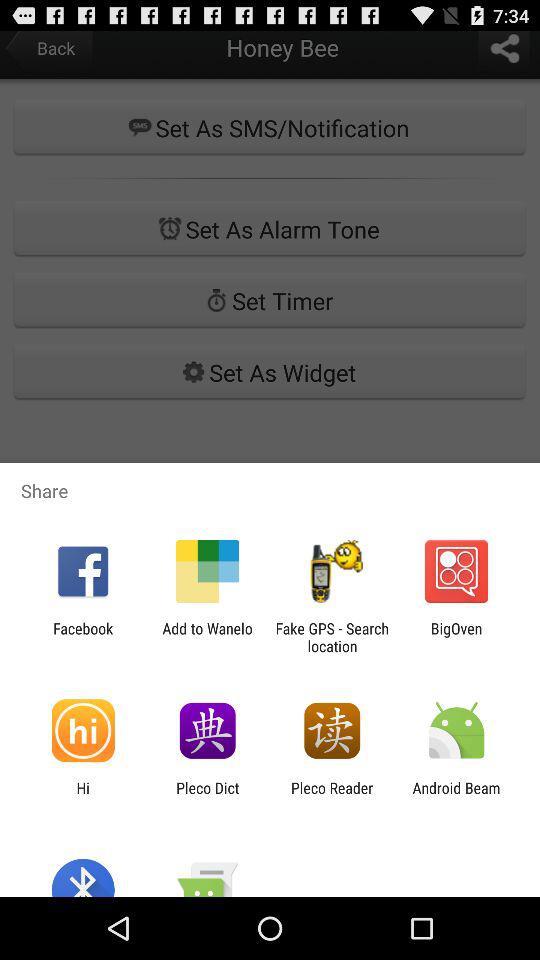  I want to click on the icon next to the pleco reader icon, so click(206, 796).